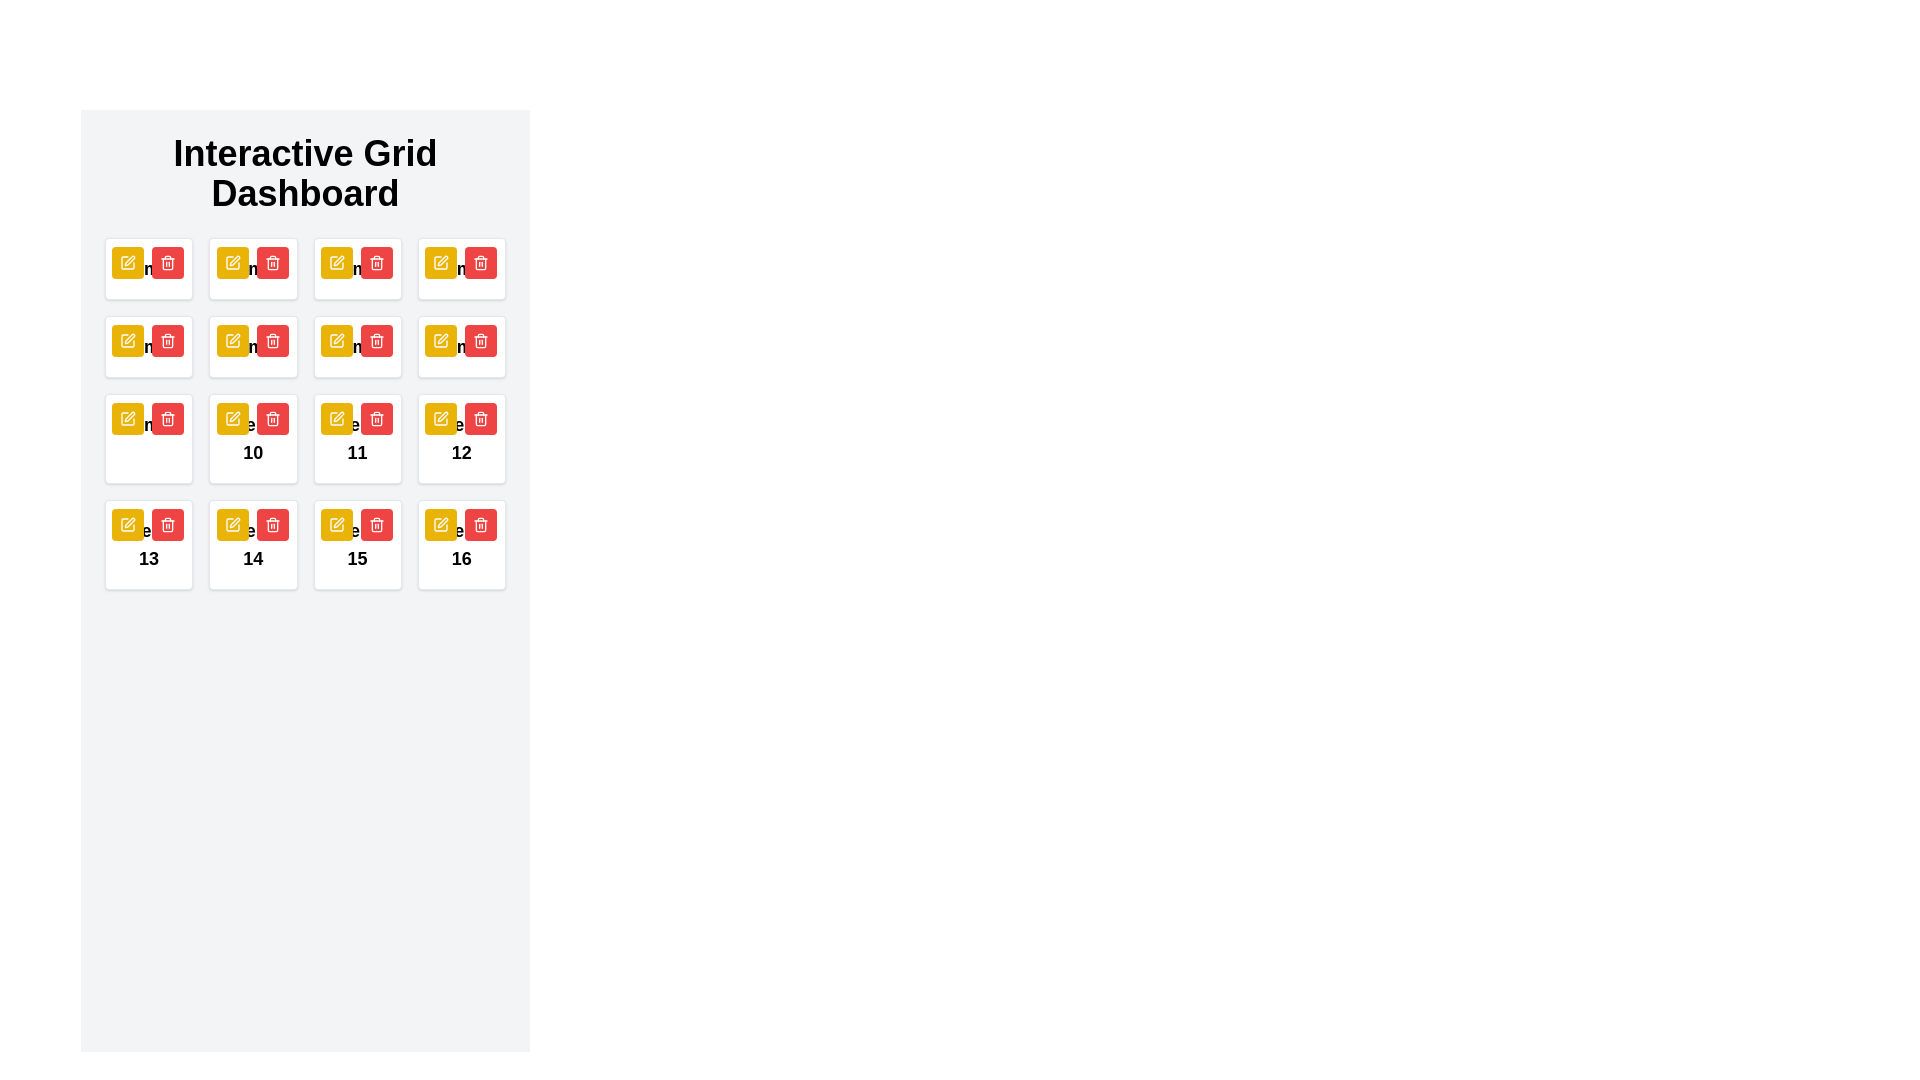 The width and height of the screenshot is (1920, 1080). I want to click on the yellow square button with an embedded edit icon located in the first button of the fifteenth cell in the fourth row, so click(336, 523).